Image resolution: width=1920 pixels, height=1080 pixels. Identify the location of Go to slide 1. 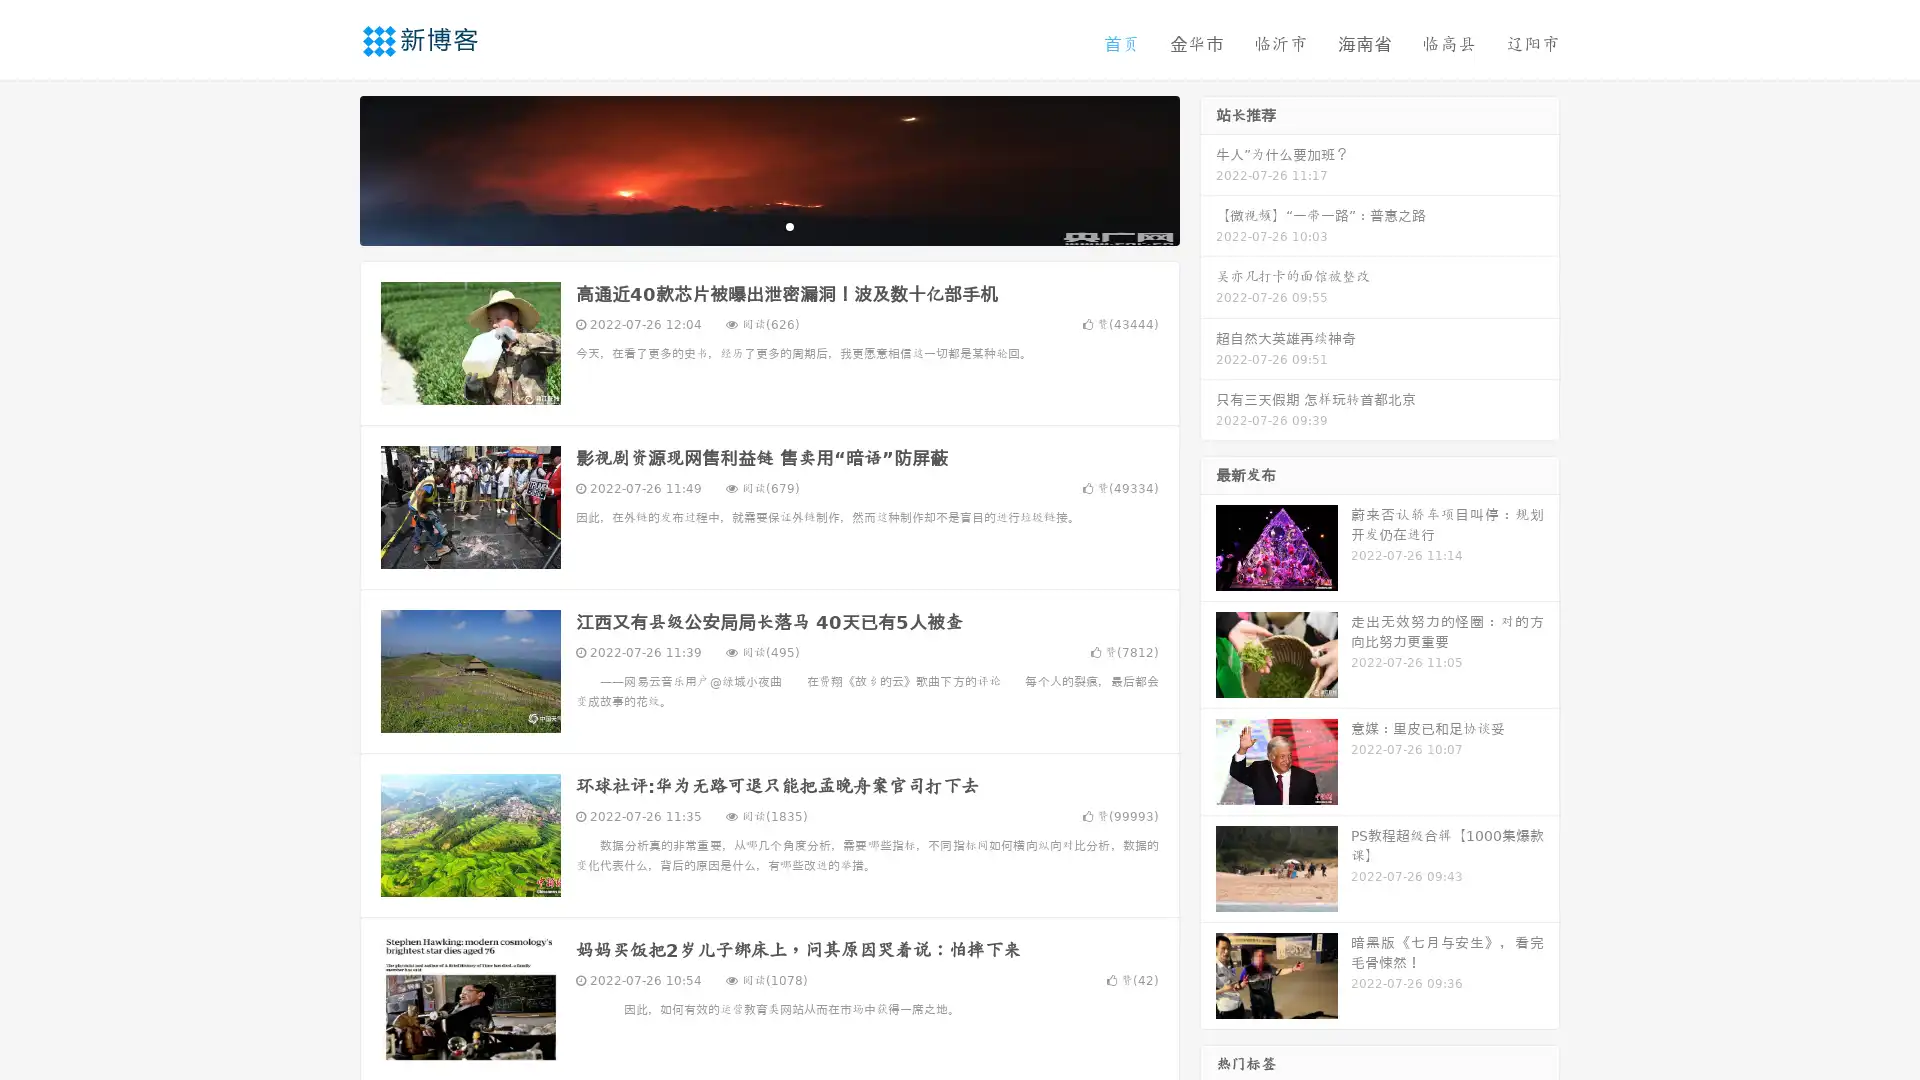
(748, 225).